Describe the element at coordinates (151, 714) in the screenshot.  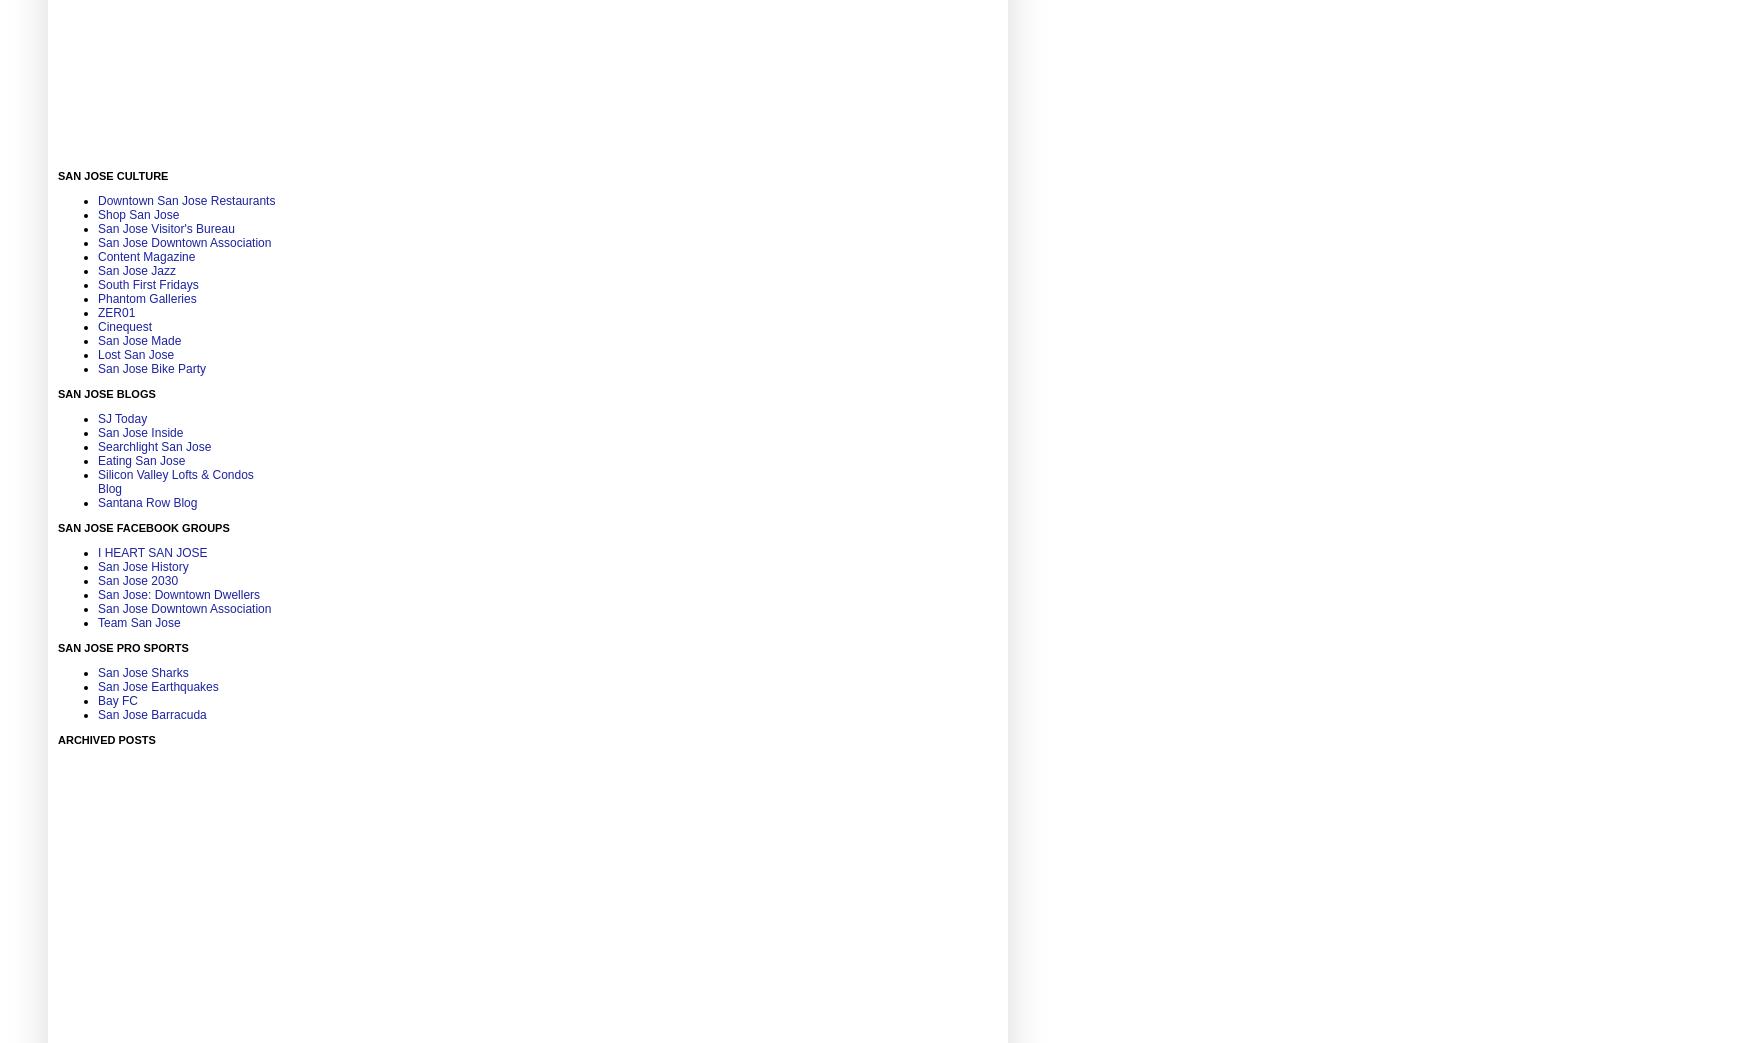
I see `'San Jose Barracuda'` at that location.